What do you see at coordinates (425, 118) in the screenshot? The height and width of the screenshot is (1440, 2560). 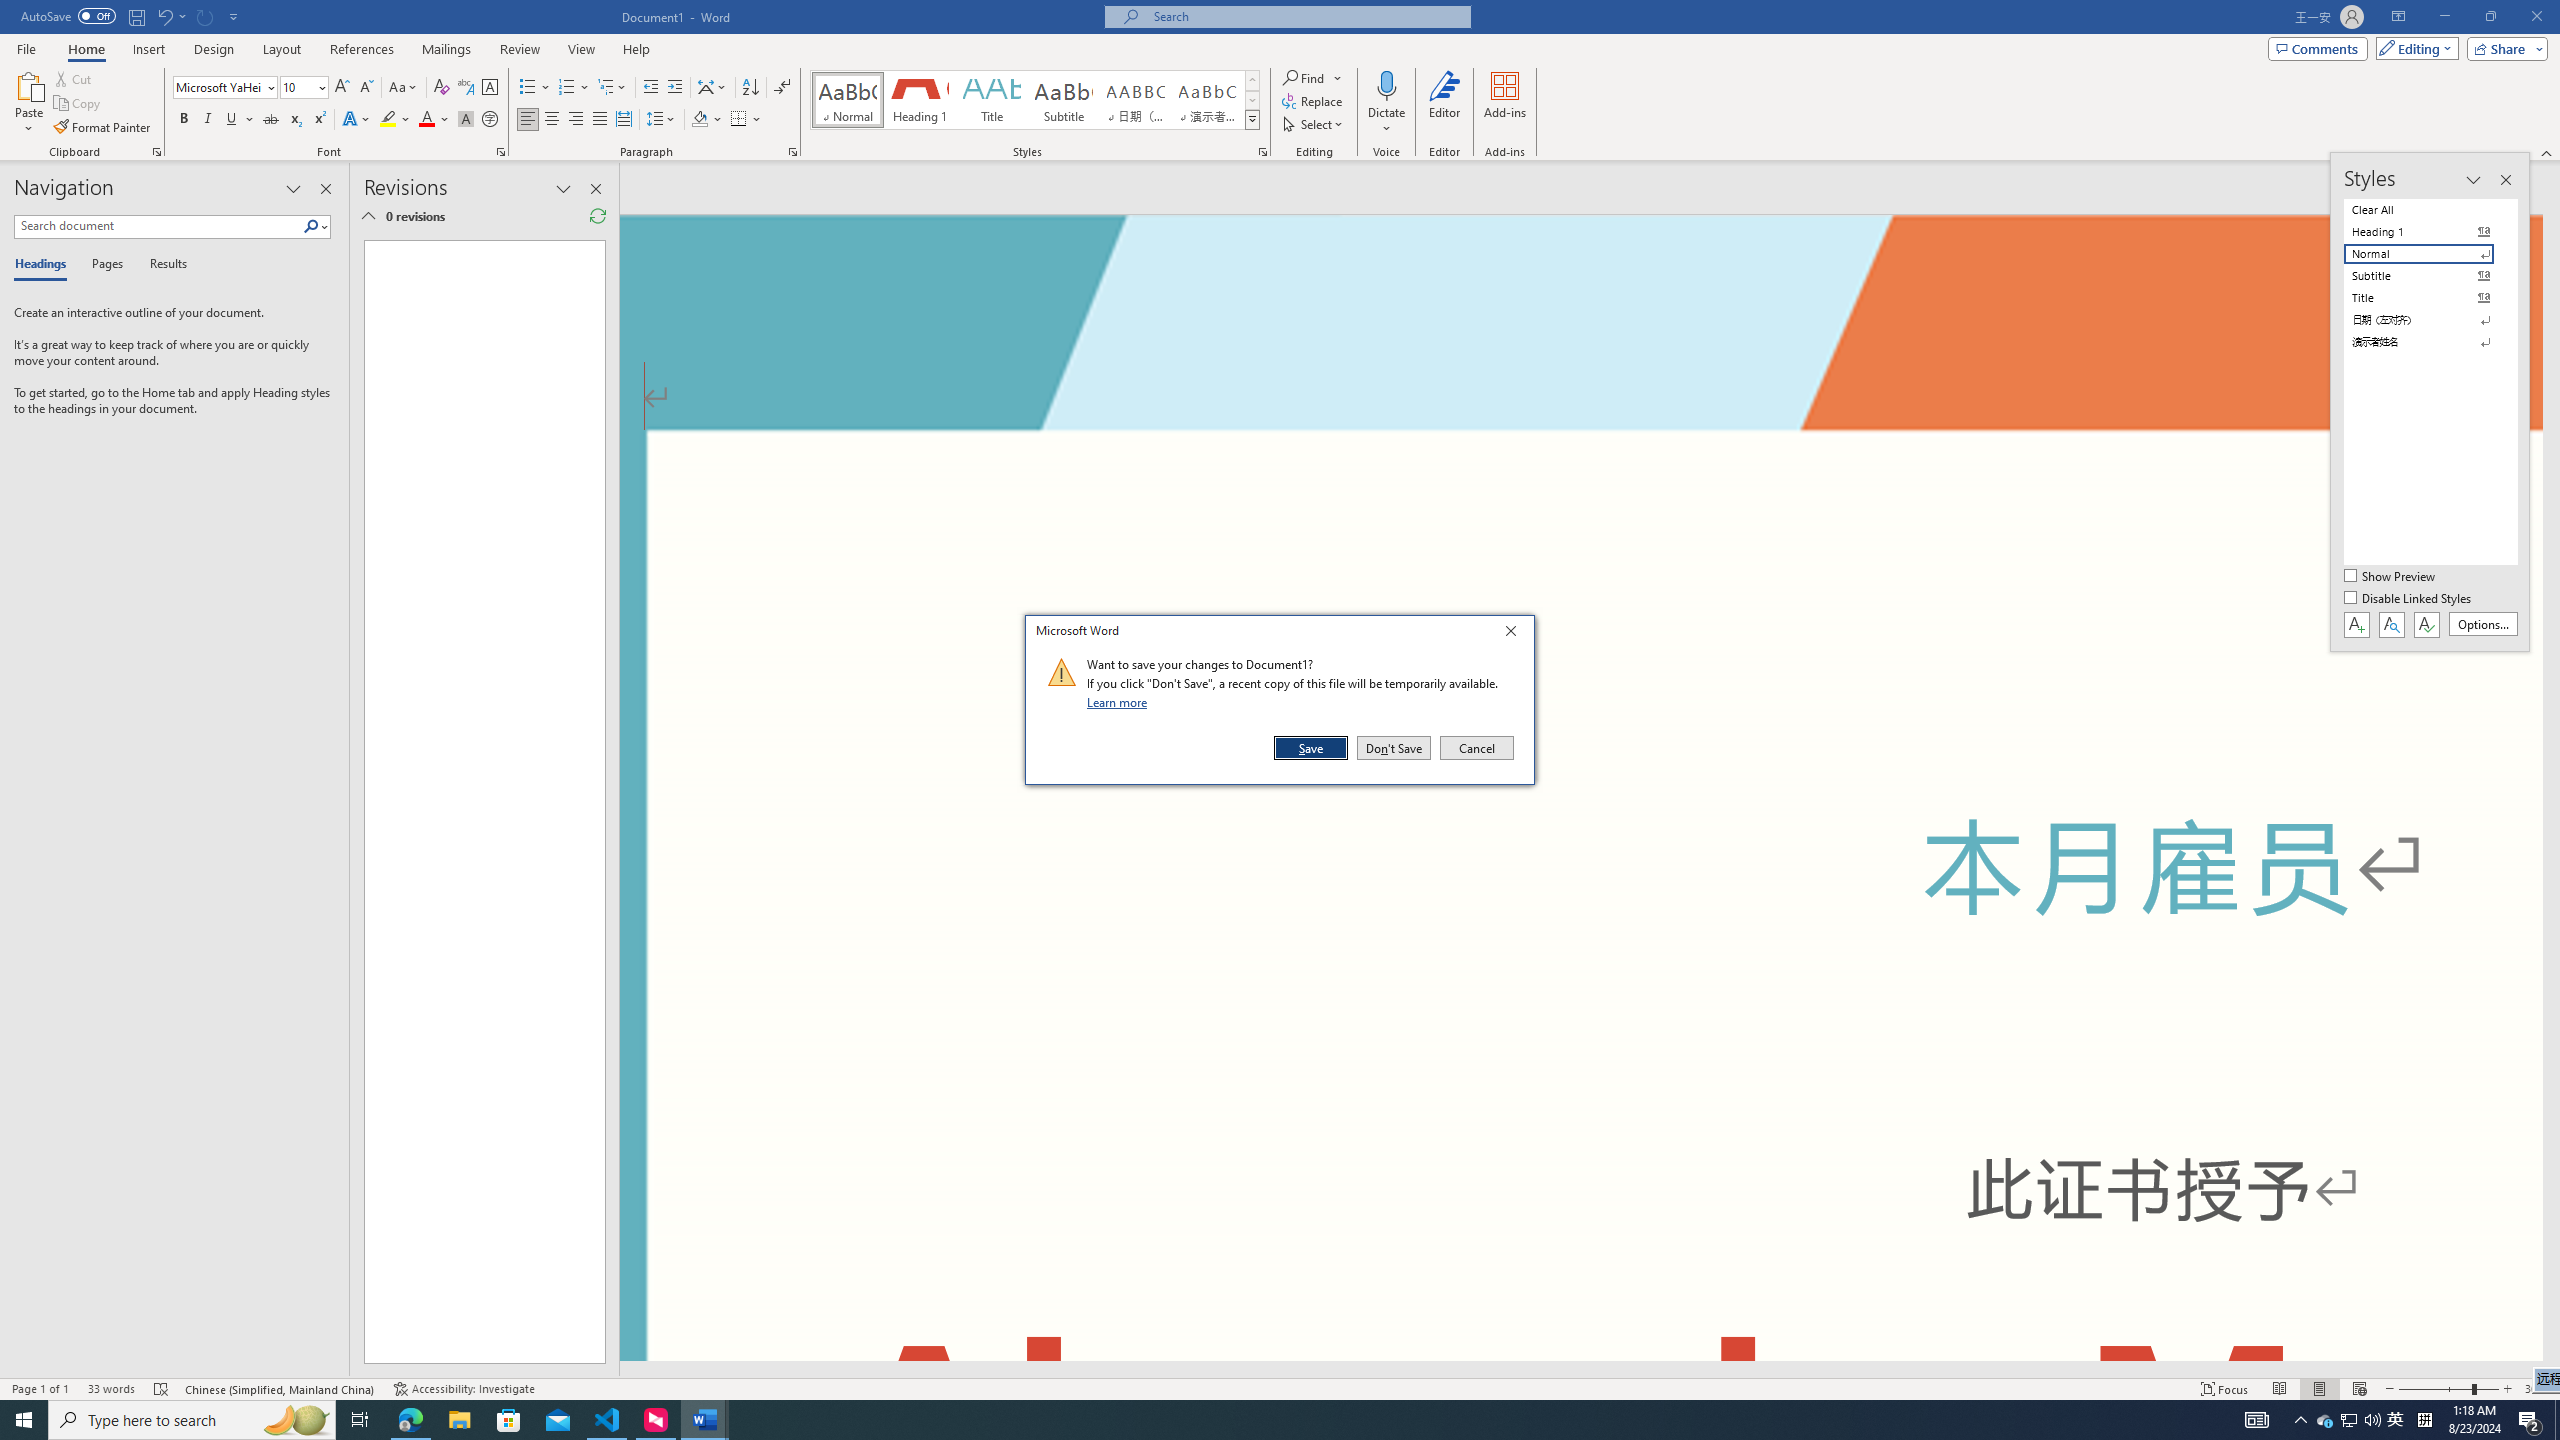 I see `'Font Color Red'` at bounding box center [425, 118].